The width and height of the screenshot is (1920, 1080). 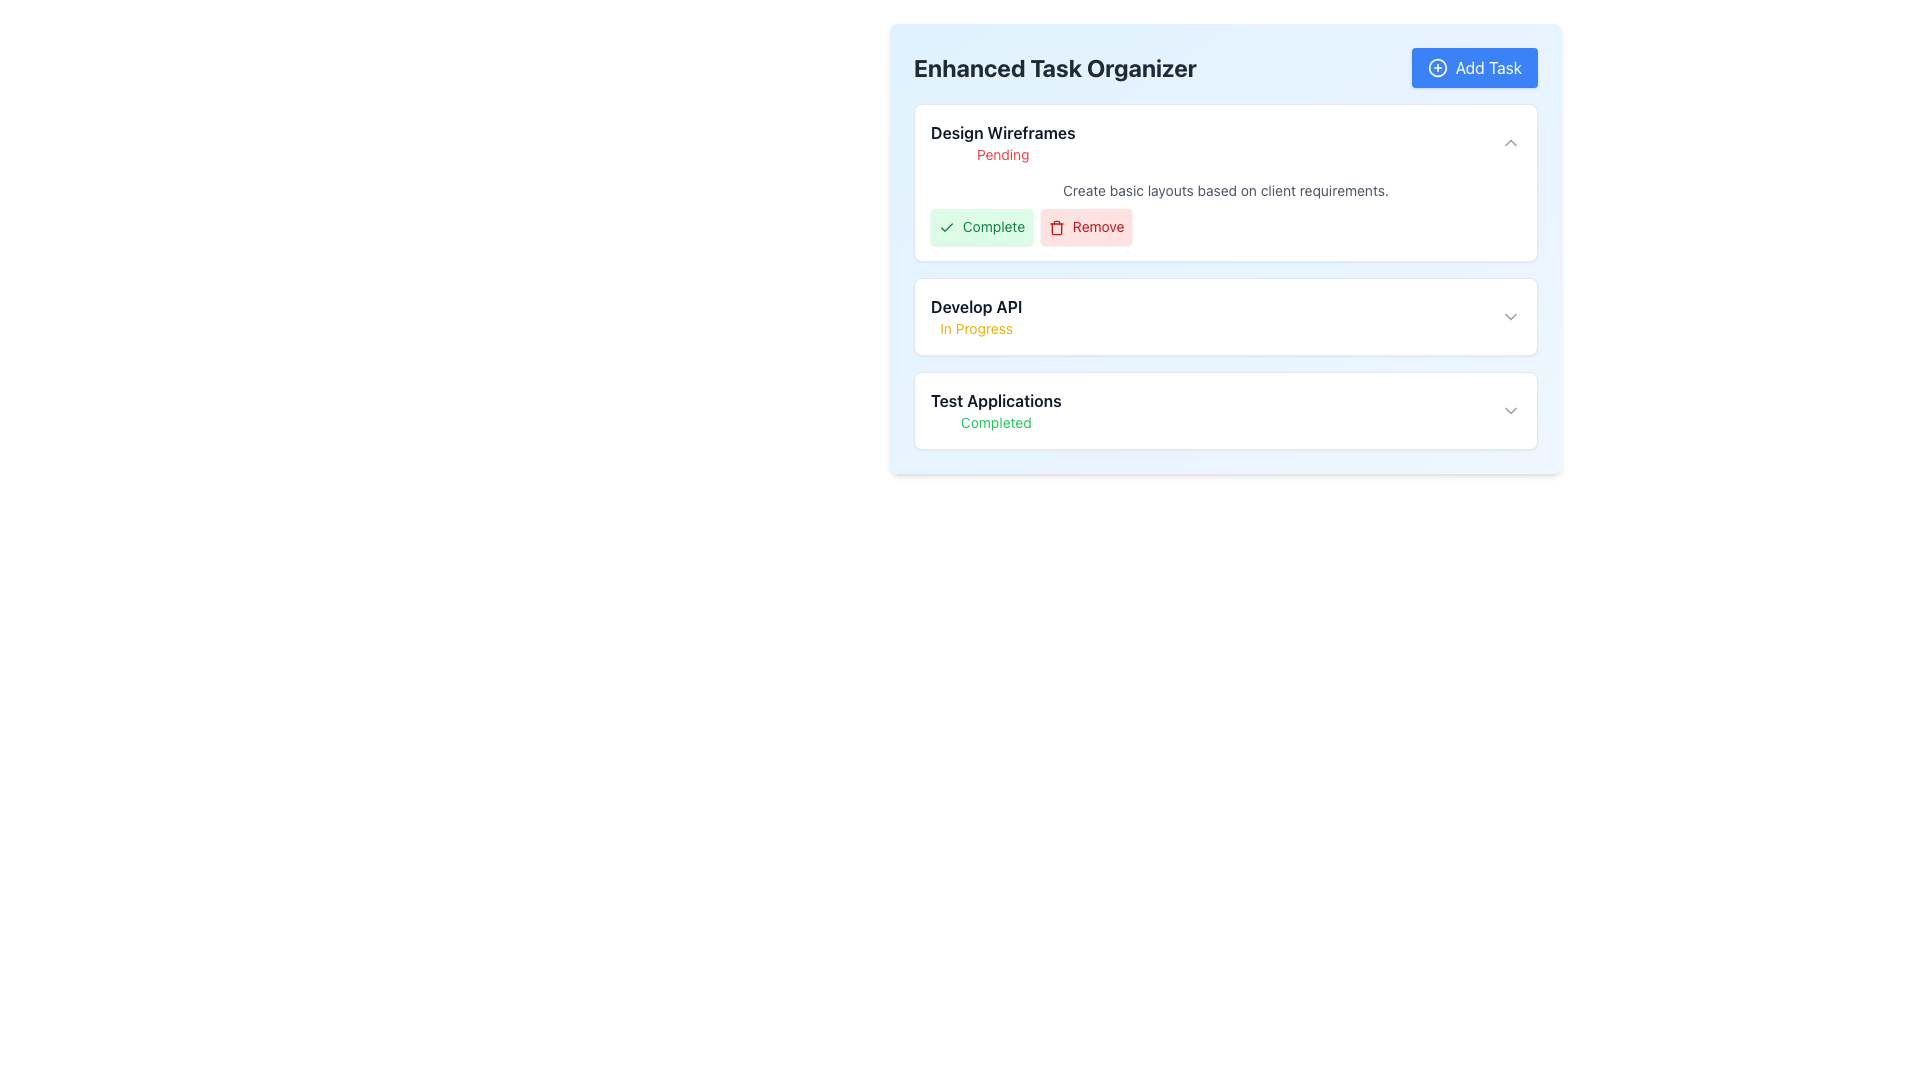 I want to click on the 'Completed' text label, displayed in green font next, so click(x=996, y=422).